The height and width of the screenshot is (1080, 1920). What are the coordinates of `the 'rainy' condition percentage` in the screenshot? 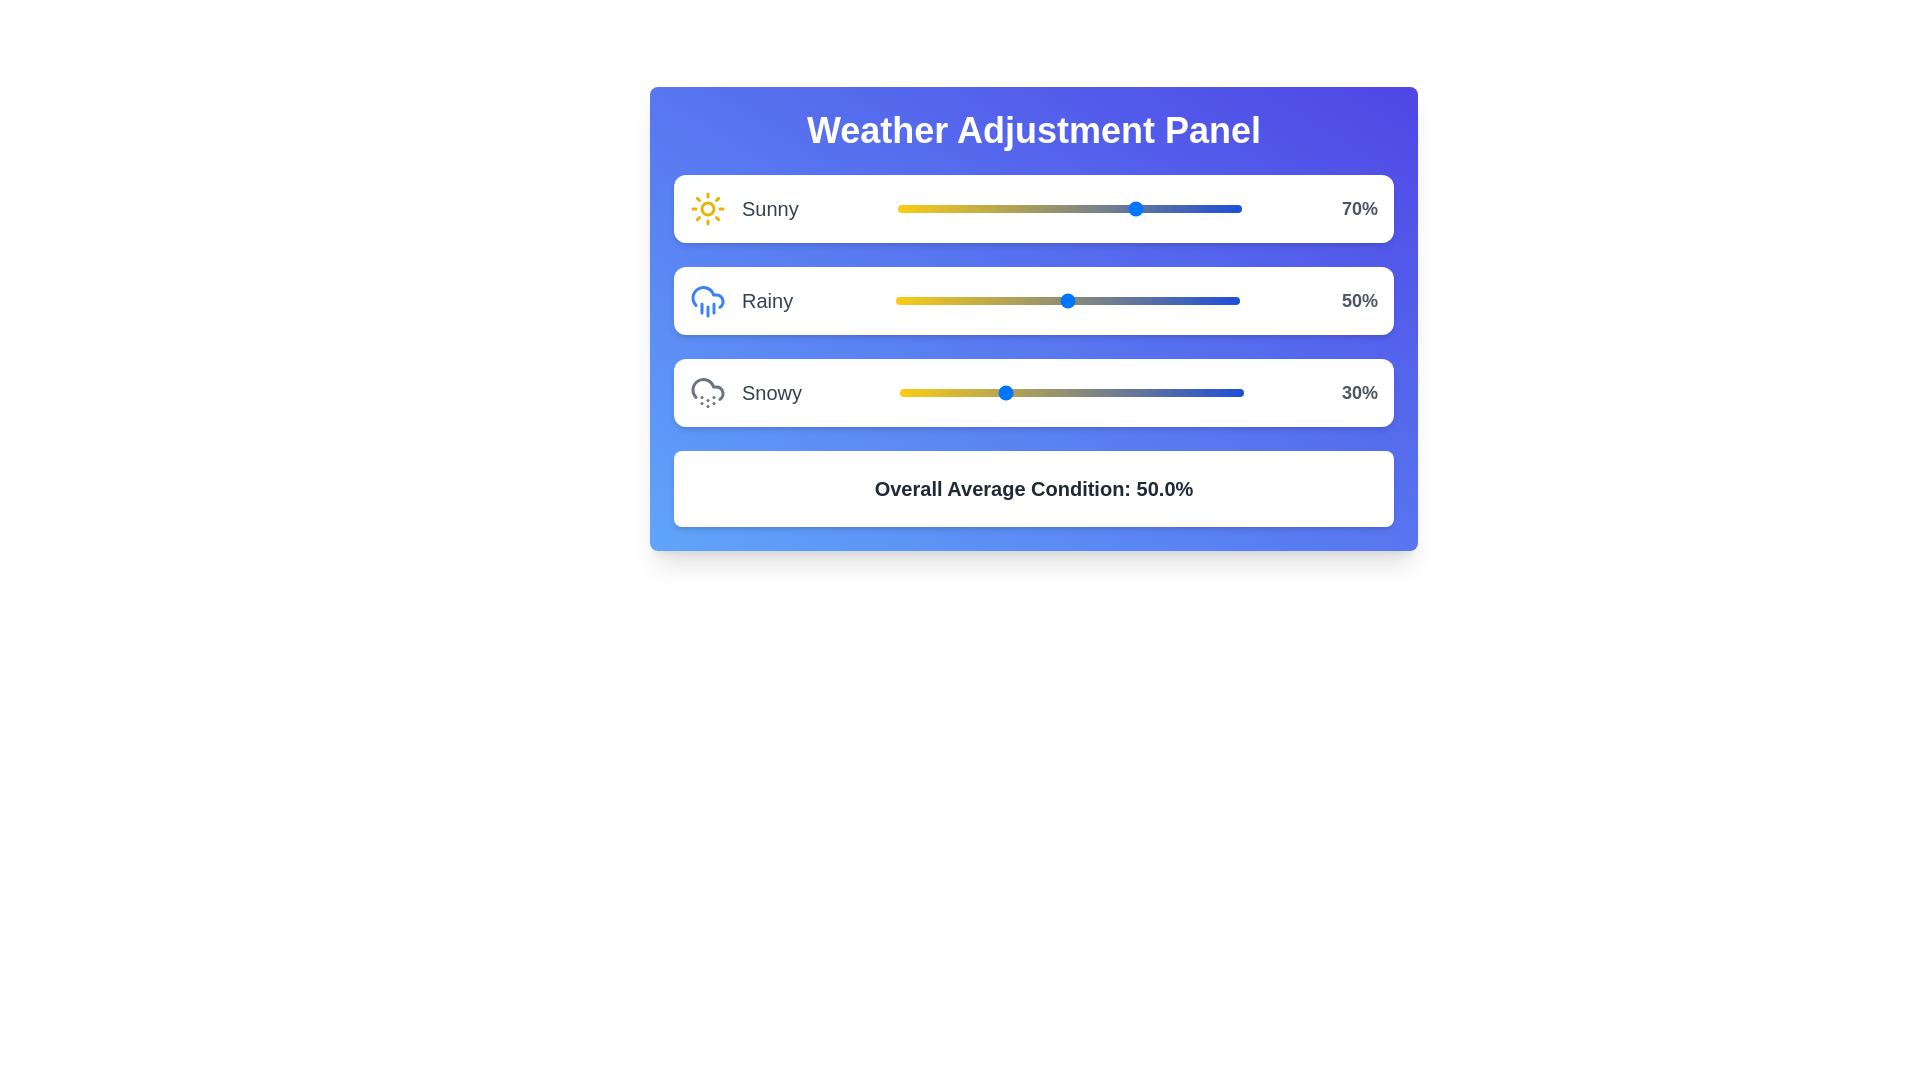 It's located at (1022, 300).